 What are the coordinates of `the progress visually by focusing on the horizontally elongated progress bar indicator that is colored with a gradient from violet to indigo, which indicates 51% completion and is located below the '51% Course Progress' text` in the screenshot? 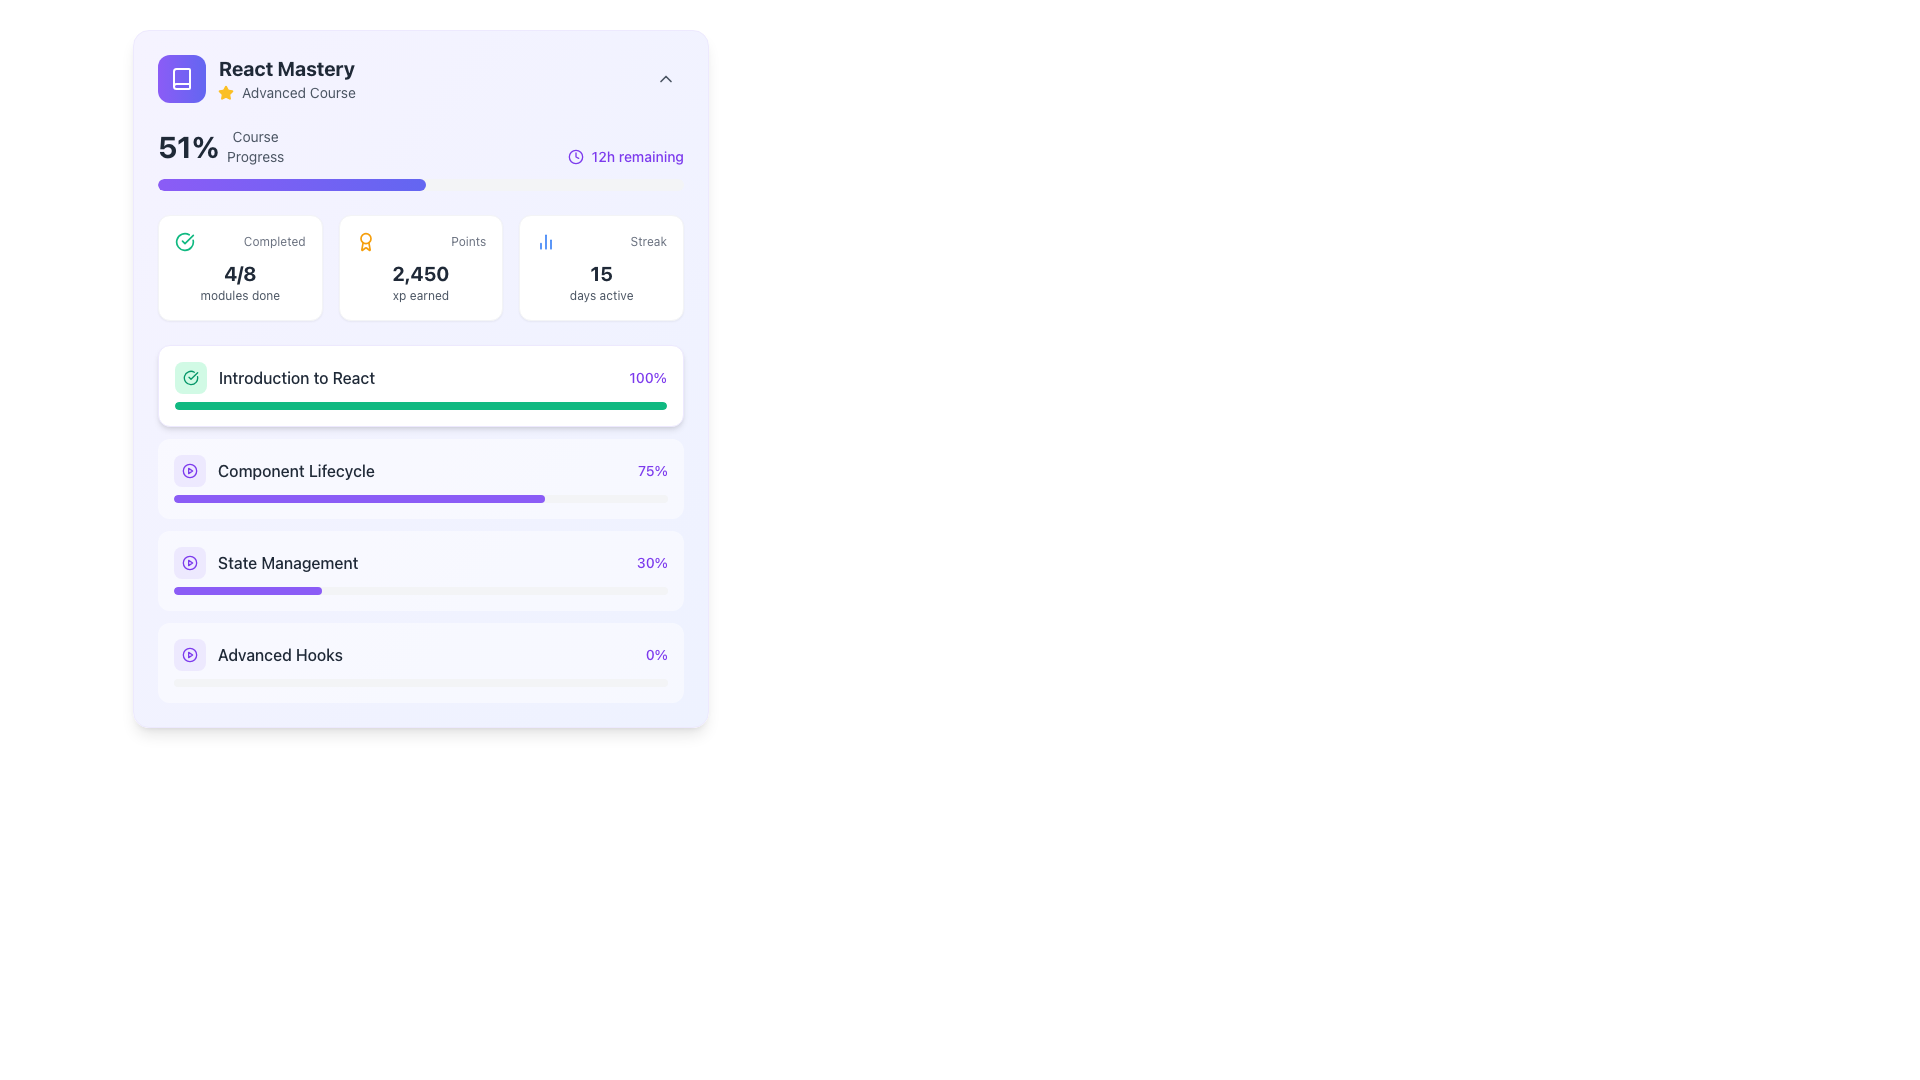 It's located at (291, 185).